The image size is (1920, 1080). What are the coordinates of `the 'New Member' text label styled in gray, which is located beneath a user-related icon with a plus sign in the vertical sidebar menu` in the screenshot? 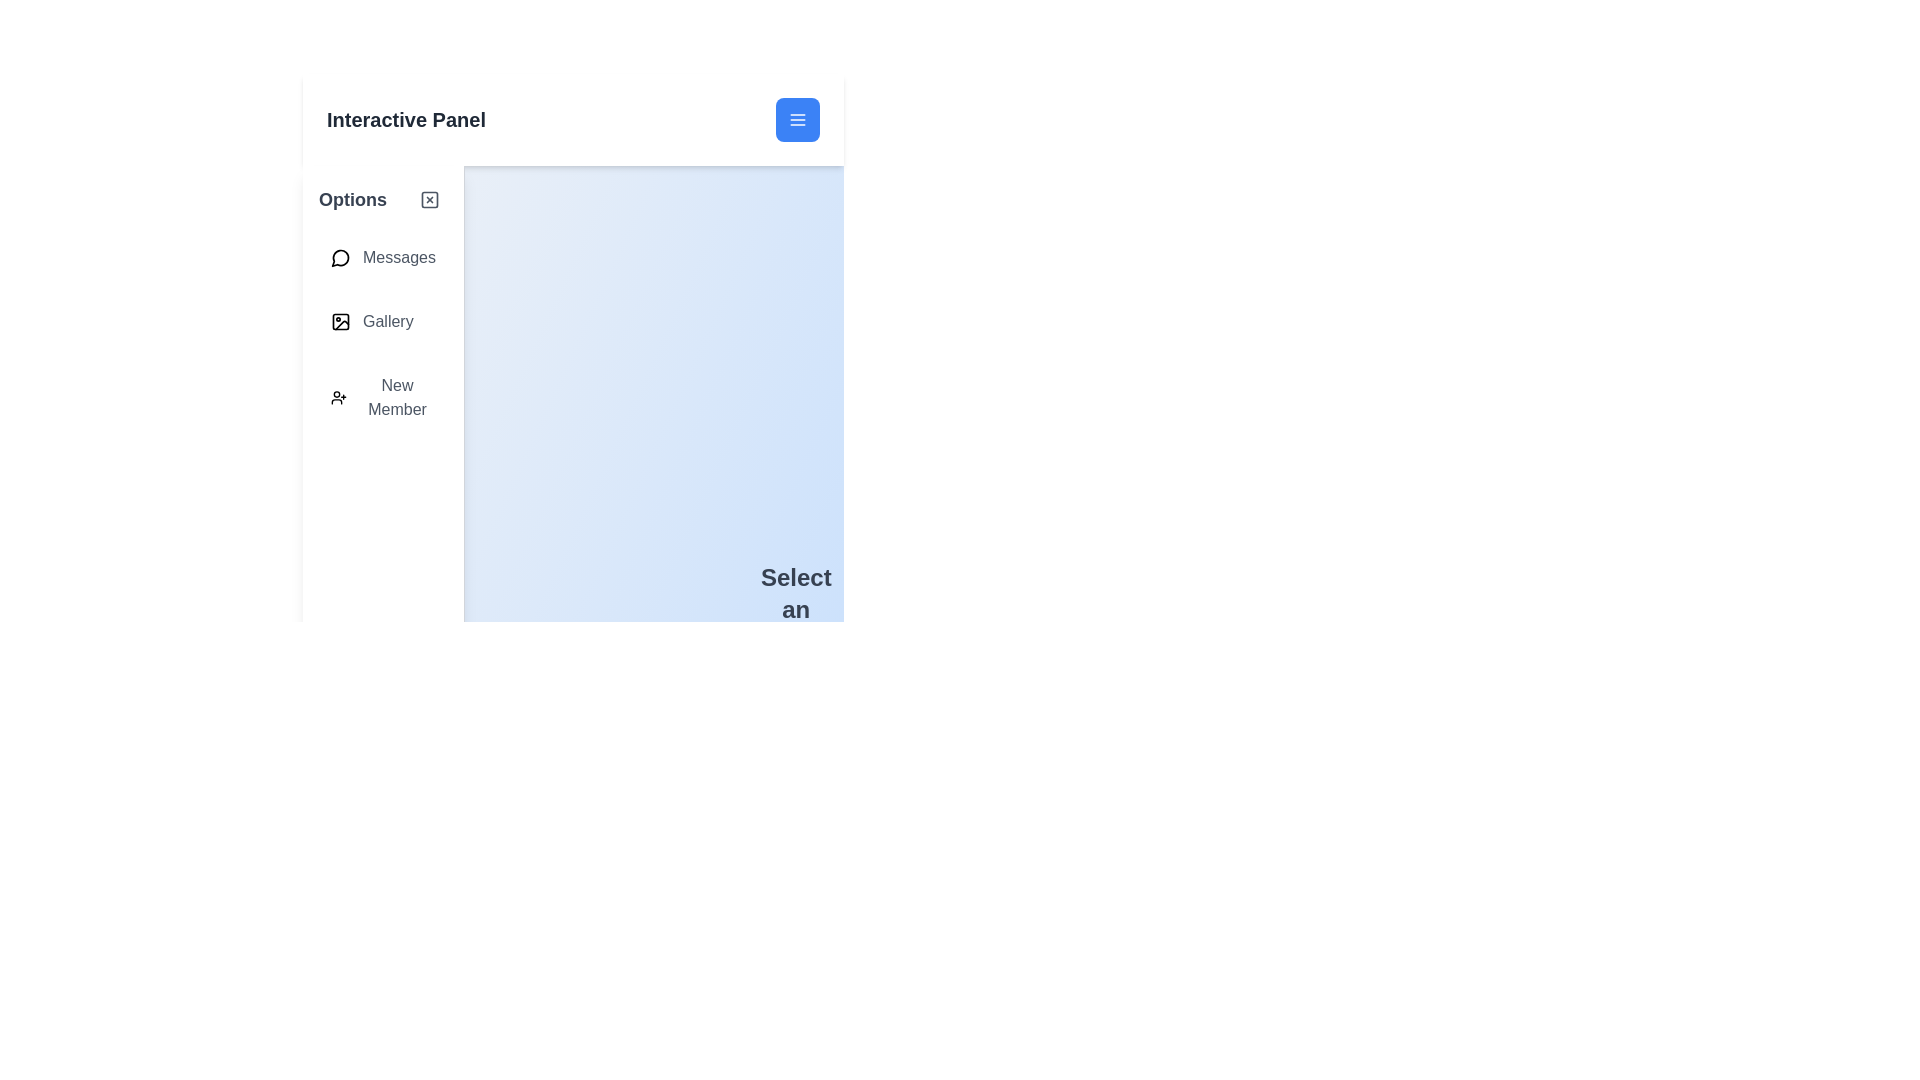 It's located at (397, 397).